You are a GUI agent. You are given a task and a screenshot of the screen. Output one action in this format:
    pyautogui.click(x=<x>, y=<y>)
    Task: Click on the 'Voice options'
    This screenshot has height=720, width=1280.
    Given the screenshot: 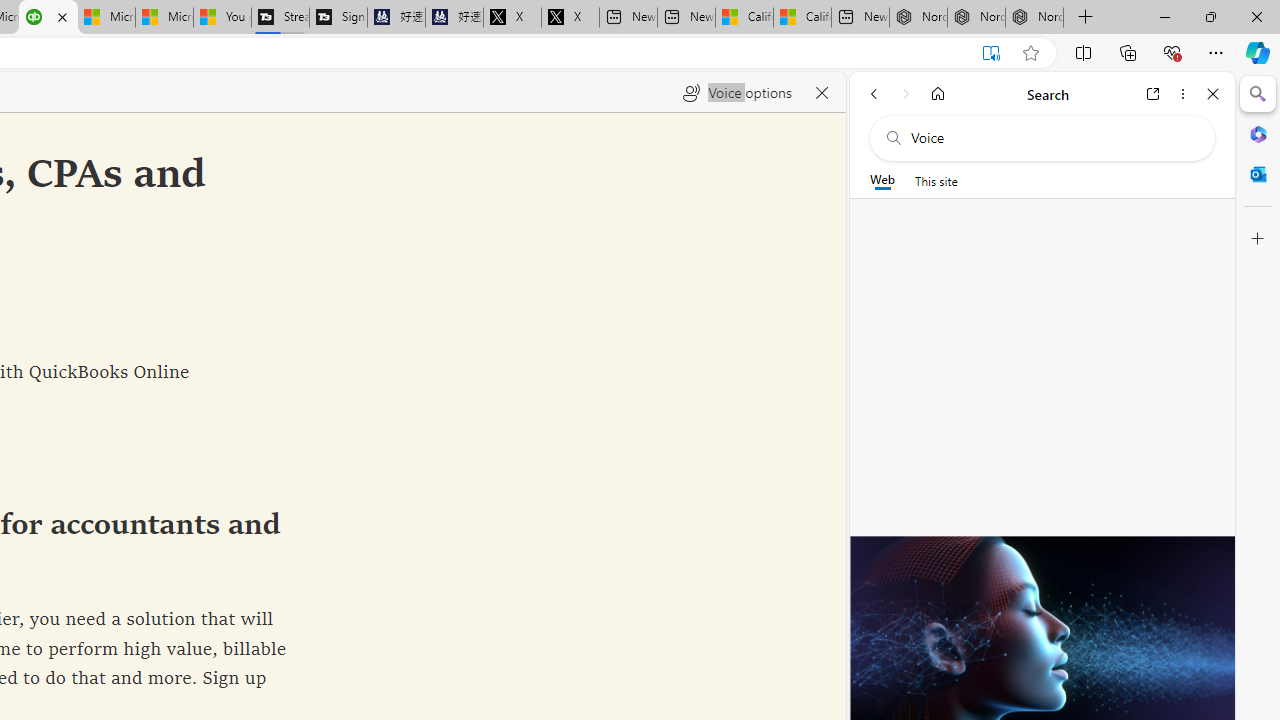 What is the action you would take?
    pyautogui.click(x=736, y=92)
    